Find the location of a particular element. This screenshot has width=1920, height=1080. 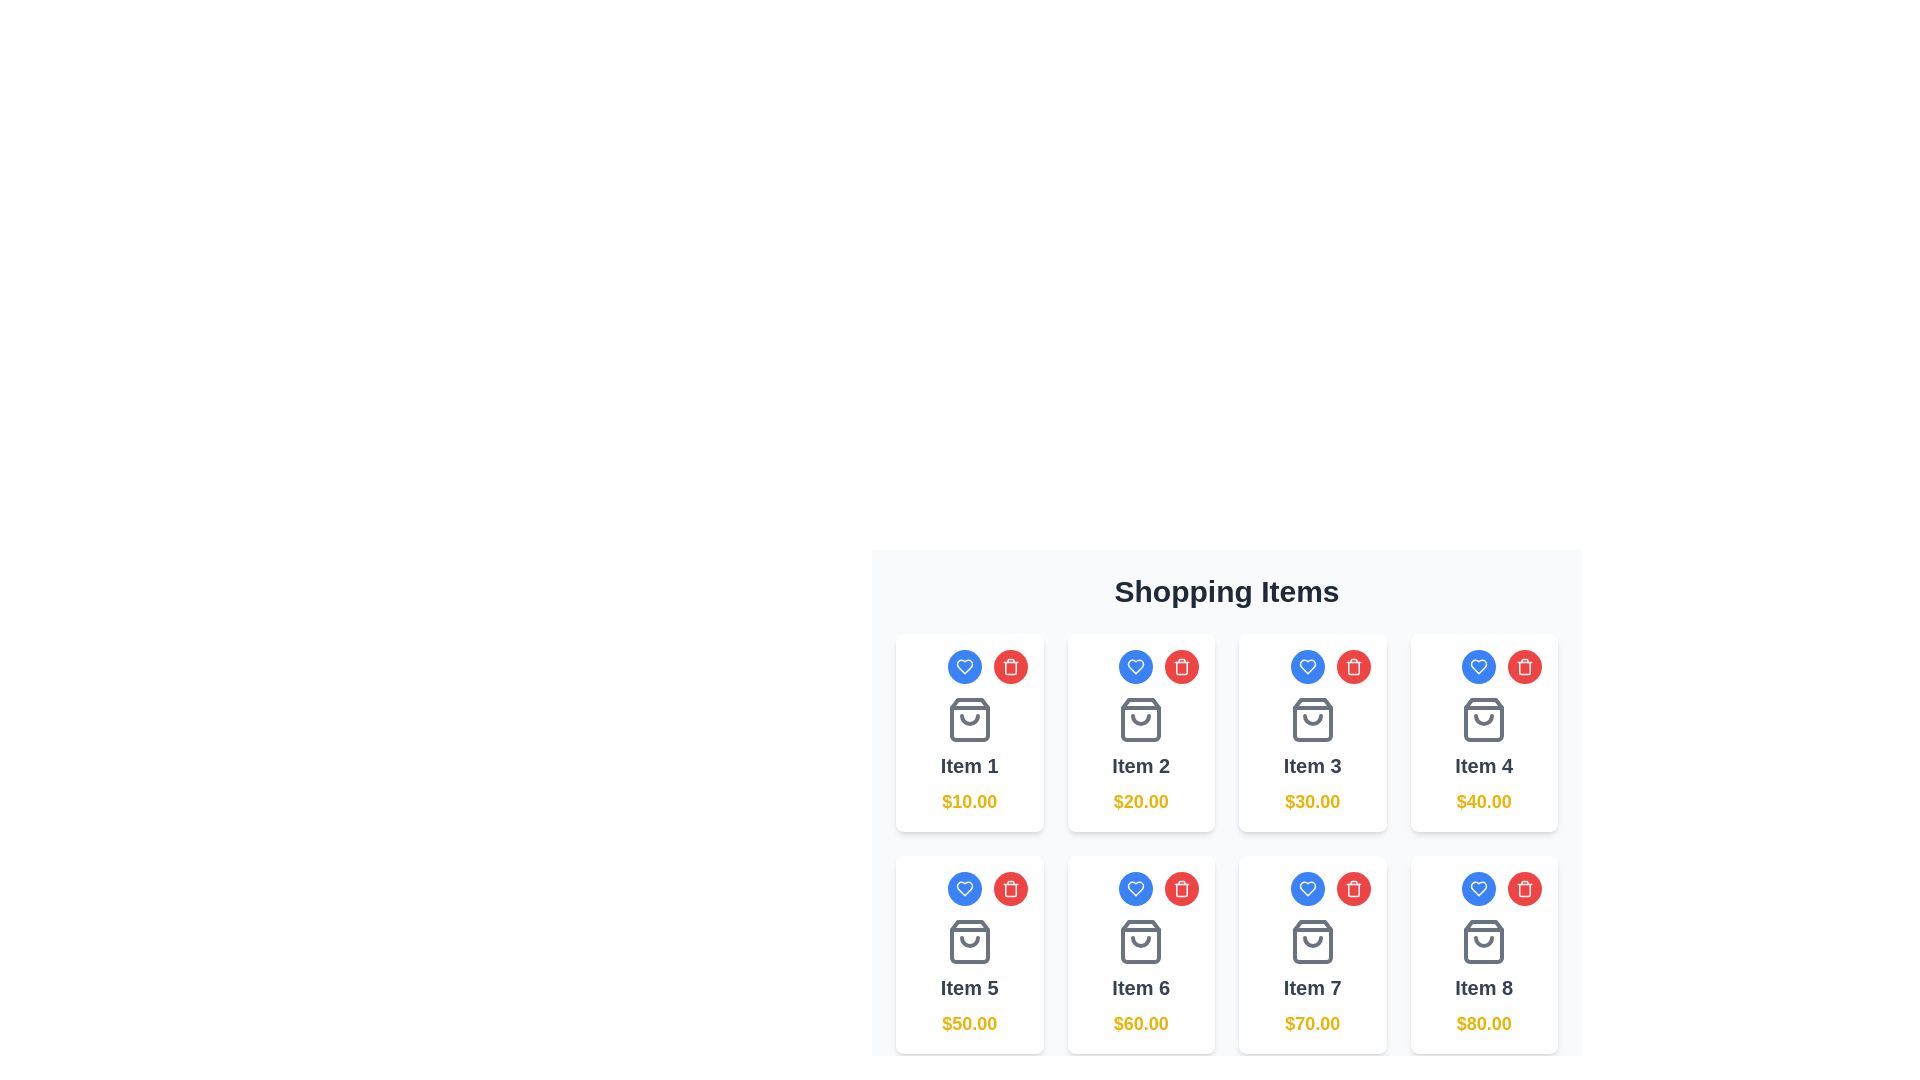

the blue circular button with a white heart icon, located to the left of the red circular button with a trash can icon, above the item image and description for 'Item 6' is located at coordinates (1141, 887).